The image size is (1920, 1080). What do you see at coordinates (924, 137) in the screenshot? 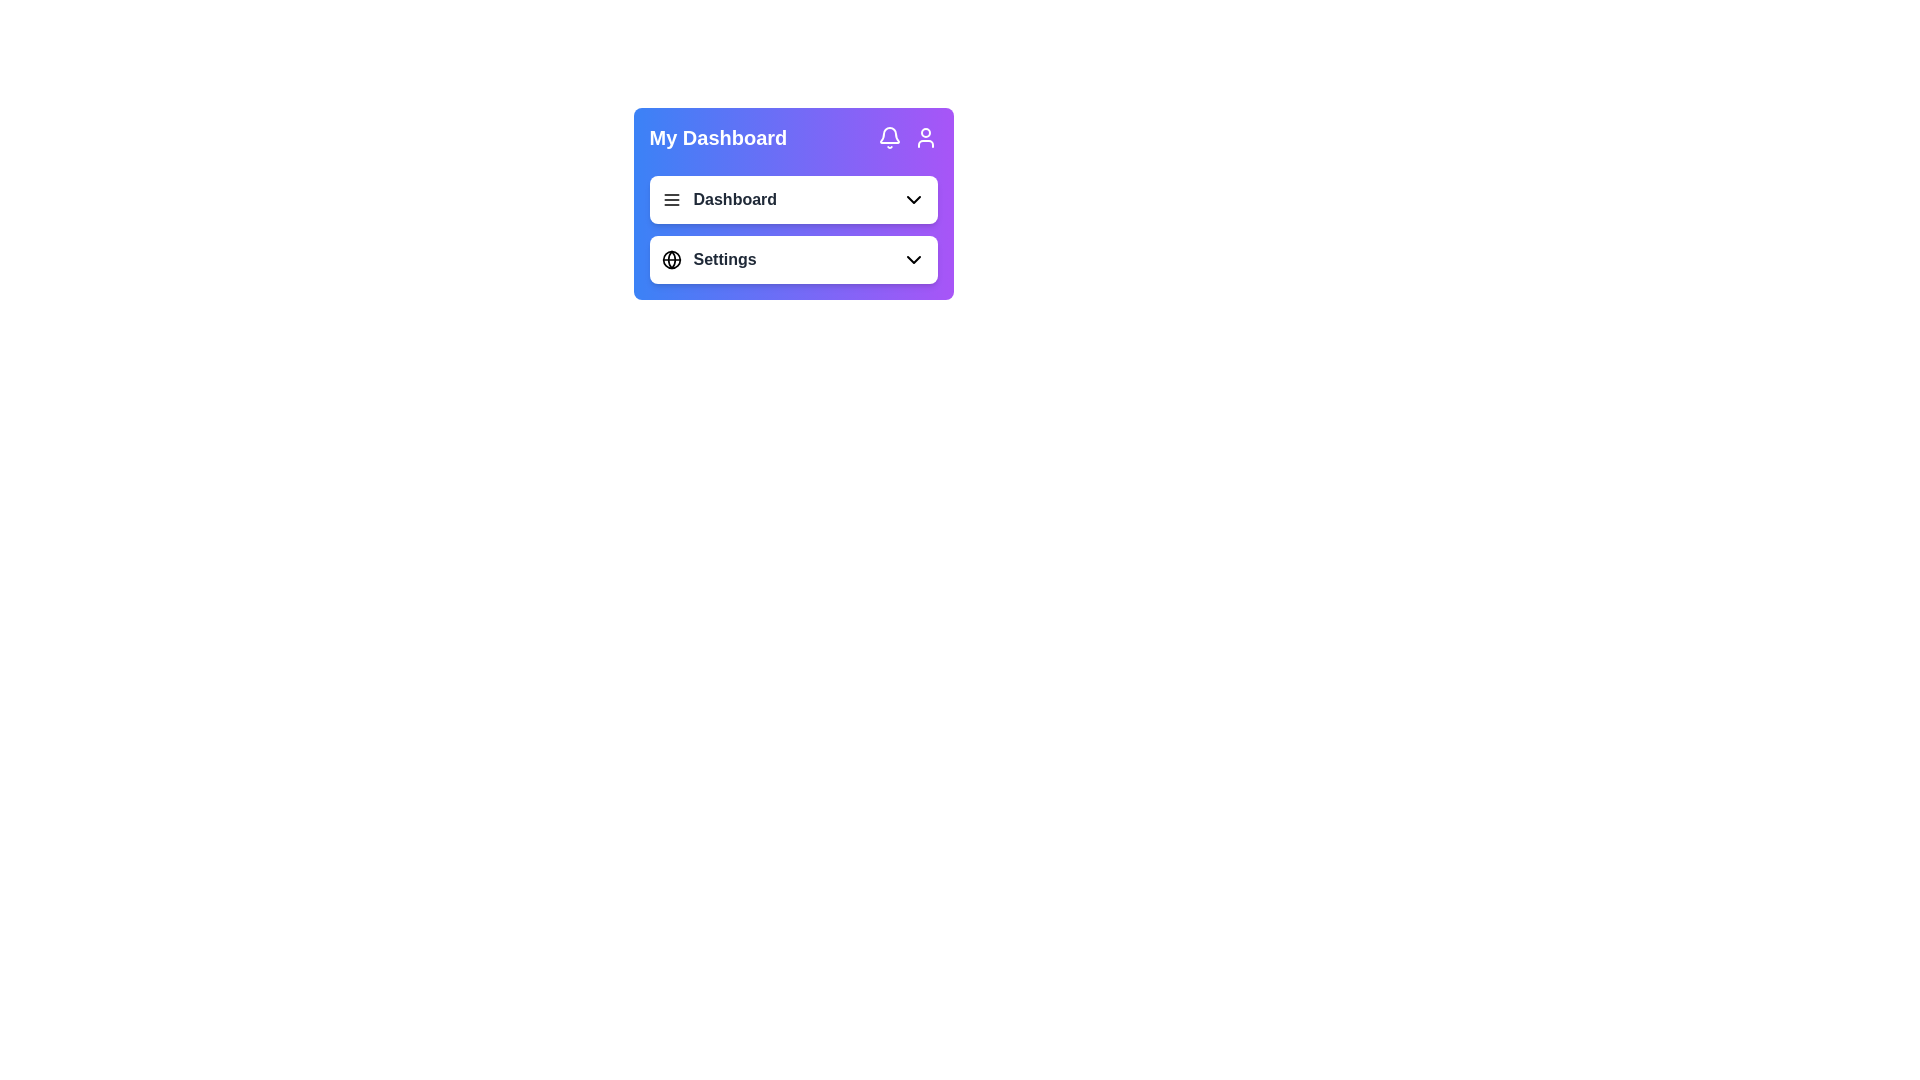
I see `the user profile access icon located at the top right corner of the 'My Dashboard' card, adjacent to the bell icon` at bounding box center [924, 137].